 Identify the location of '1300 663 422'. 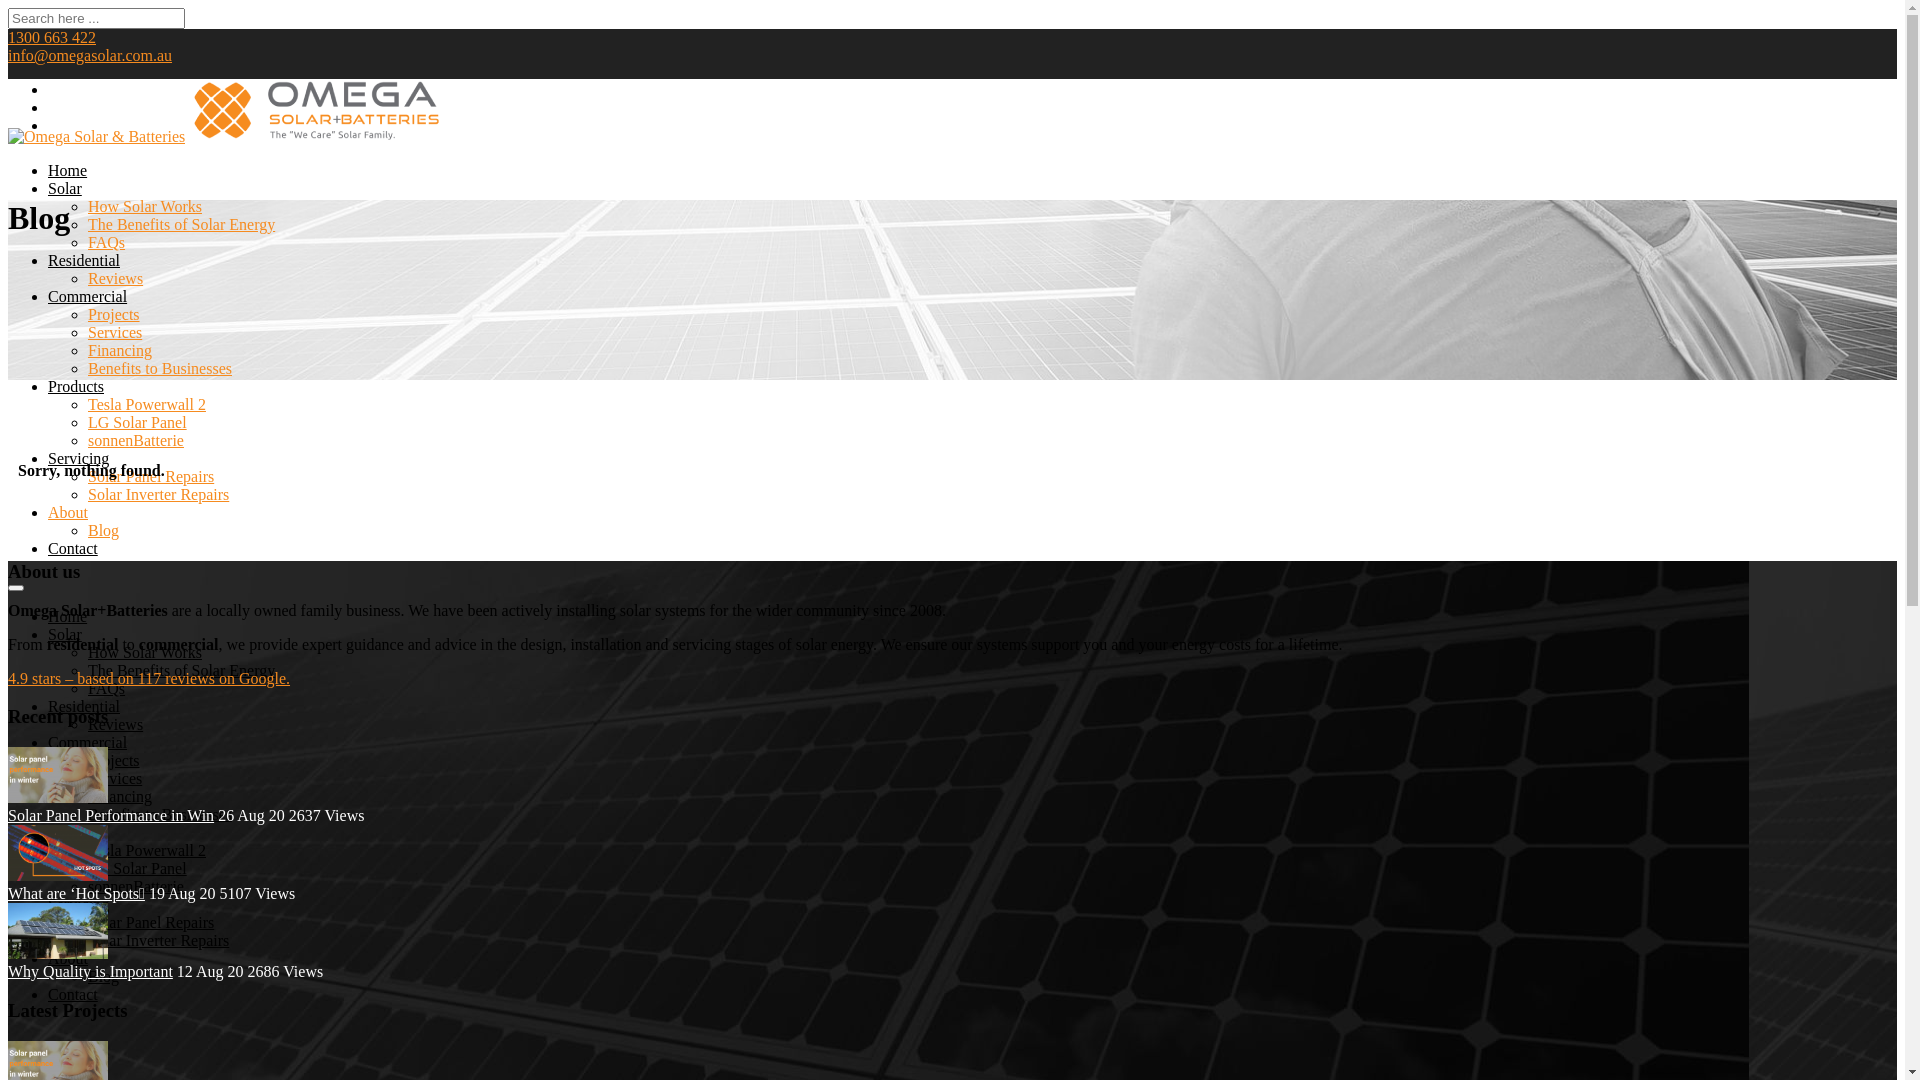
(52, 37).